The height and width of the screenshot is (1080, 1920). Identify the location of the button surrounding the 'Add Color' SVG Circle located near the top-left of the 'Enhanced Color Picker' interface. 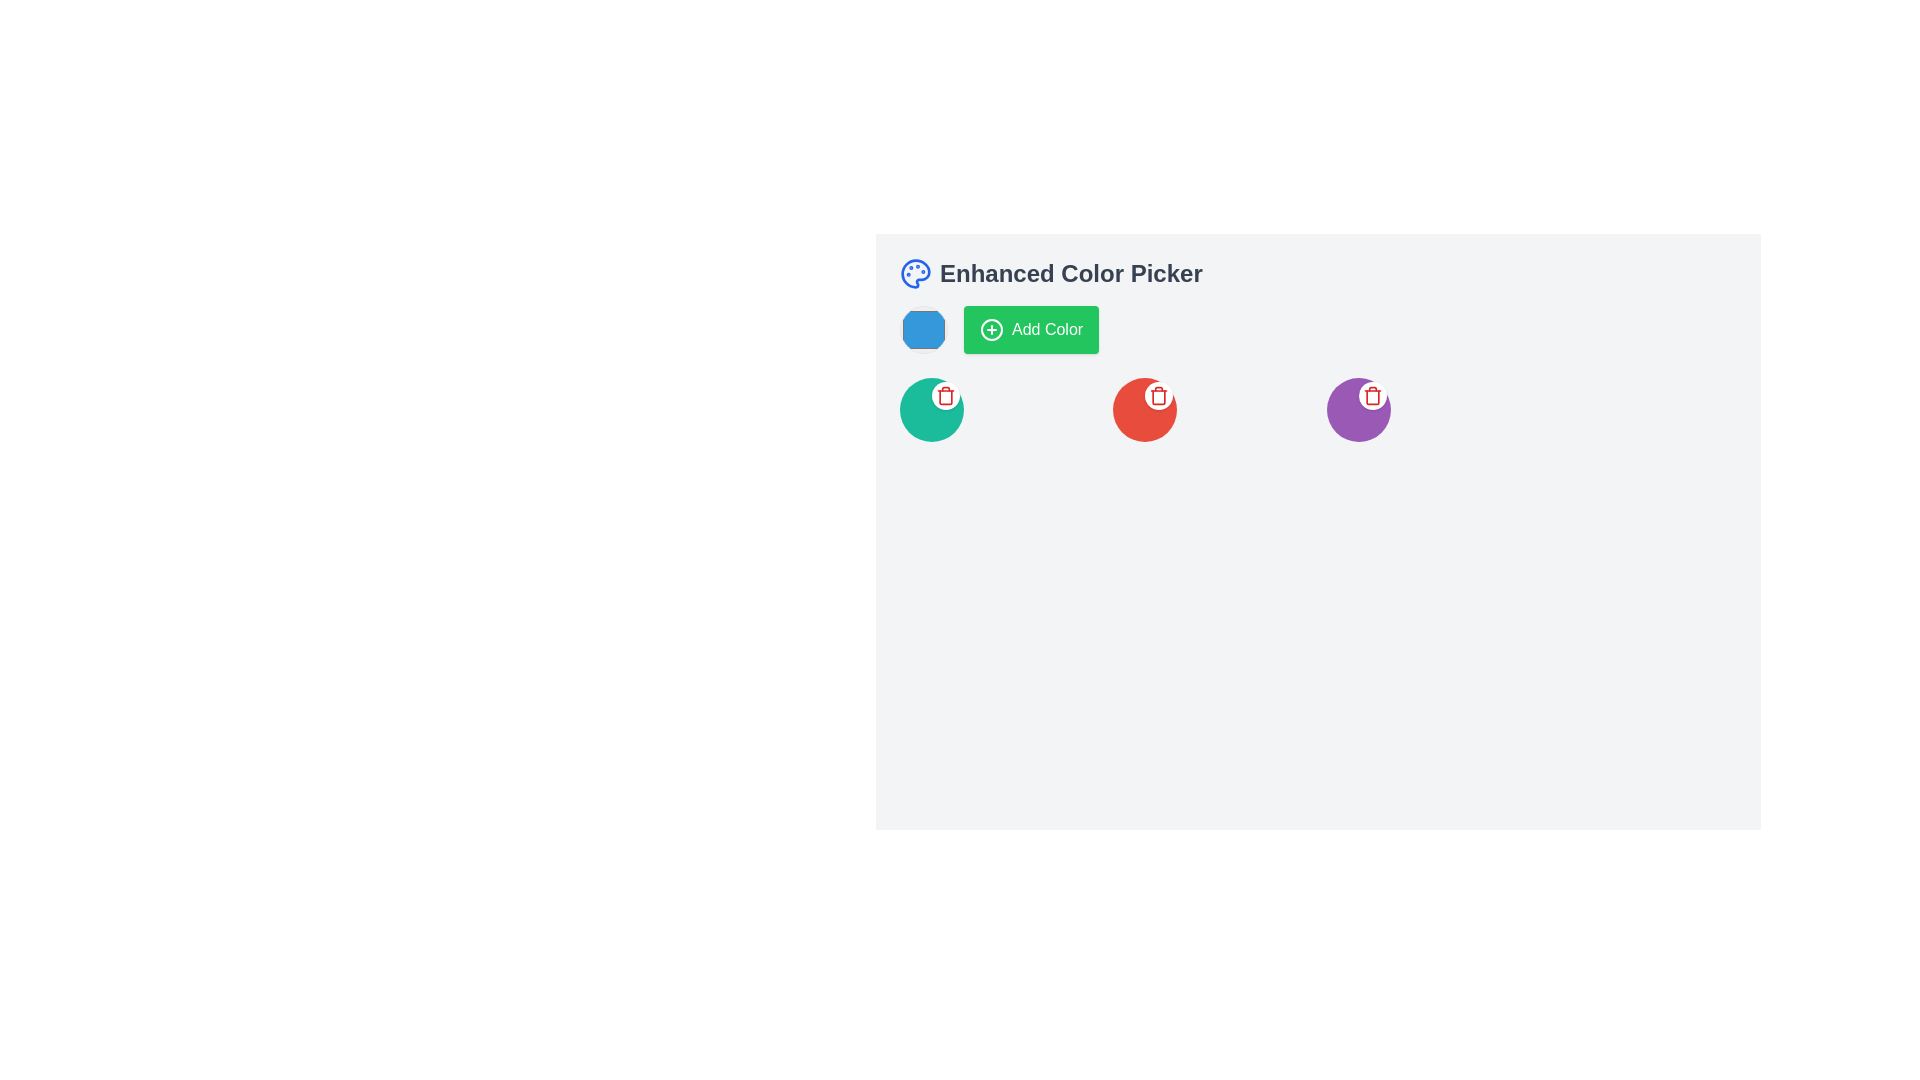
(992, 329).